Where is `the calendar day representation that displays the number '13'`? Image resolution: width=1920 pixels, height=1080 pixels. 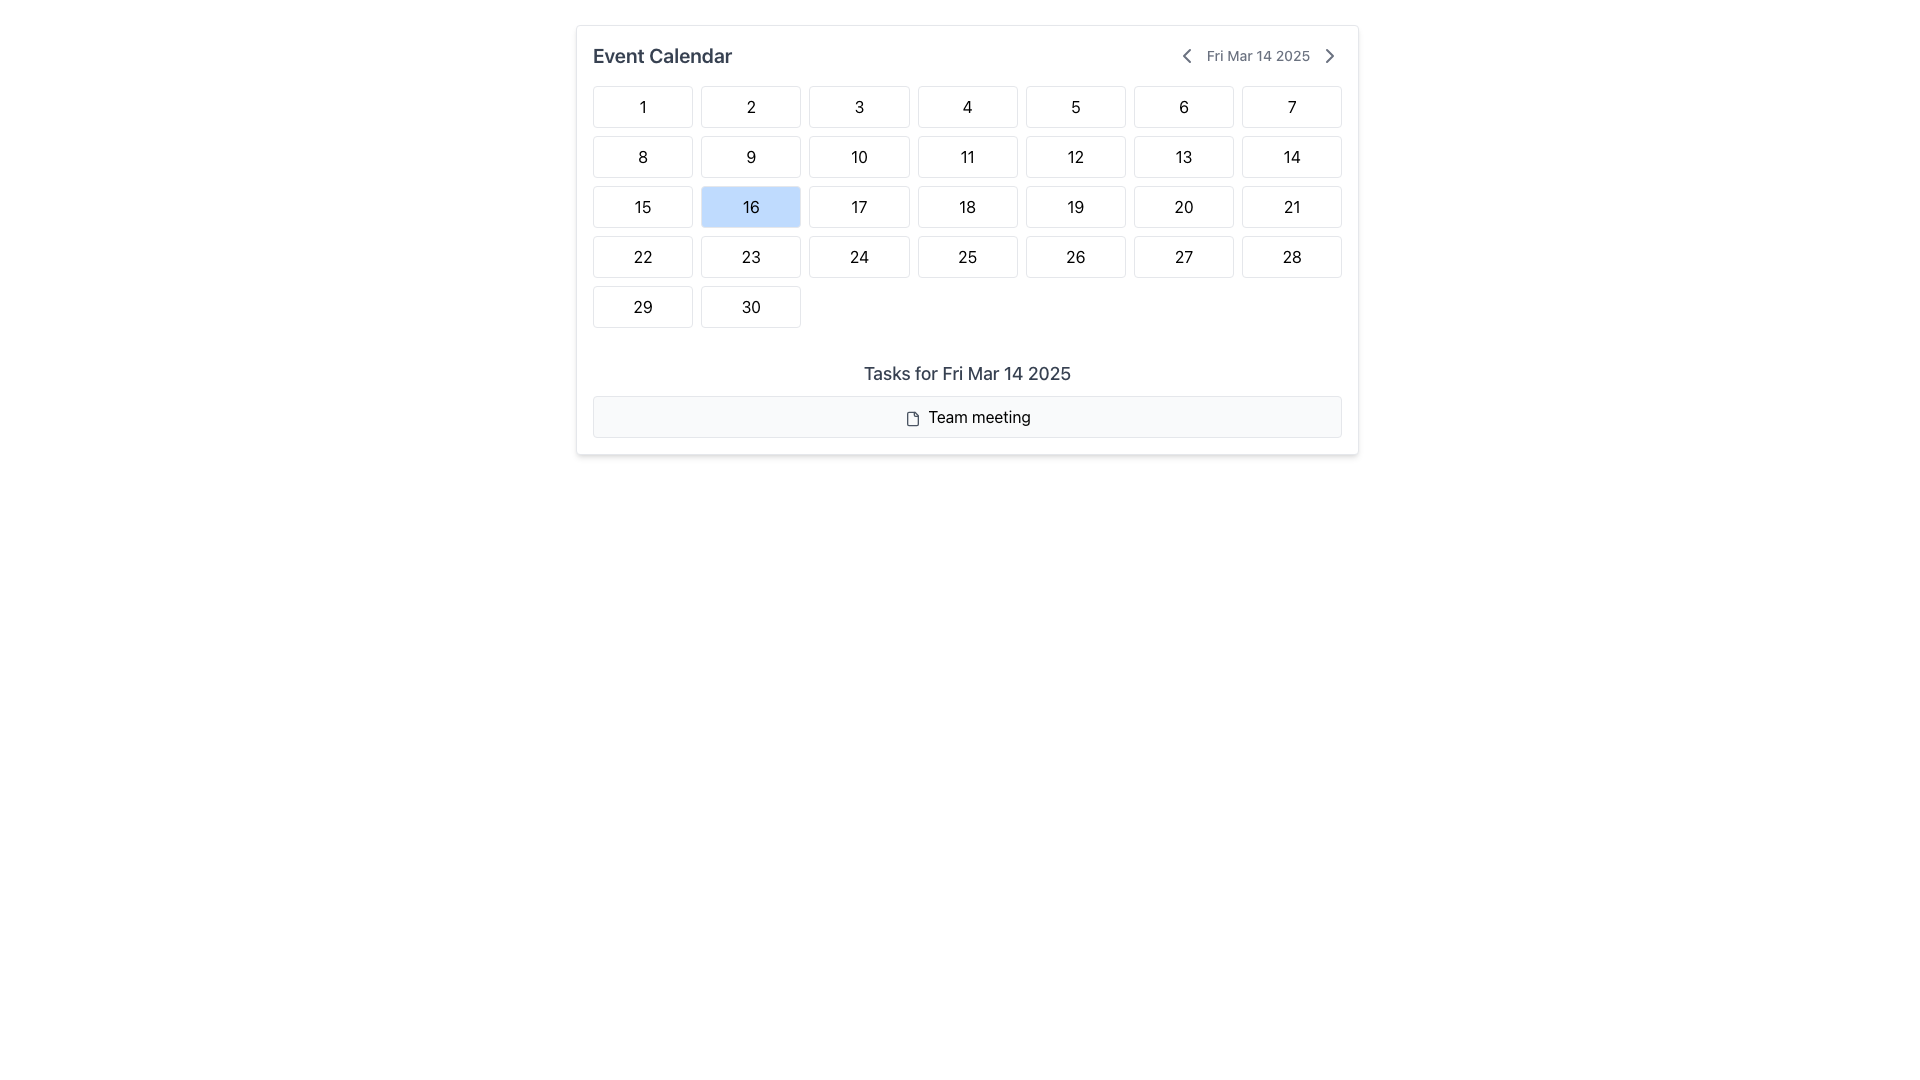
the calendar day representation that displays the number '13' is located at coordinates (1184, 156).